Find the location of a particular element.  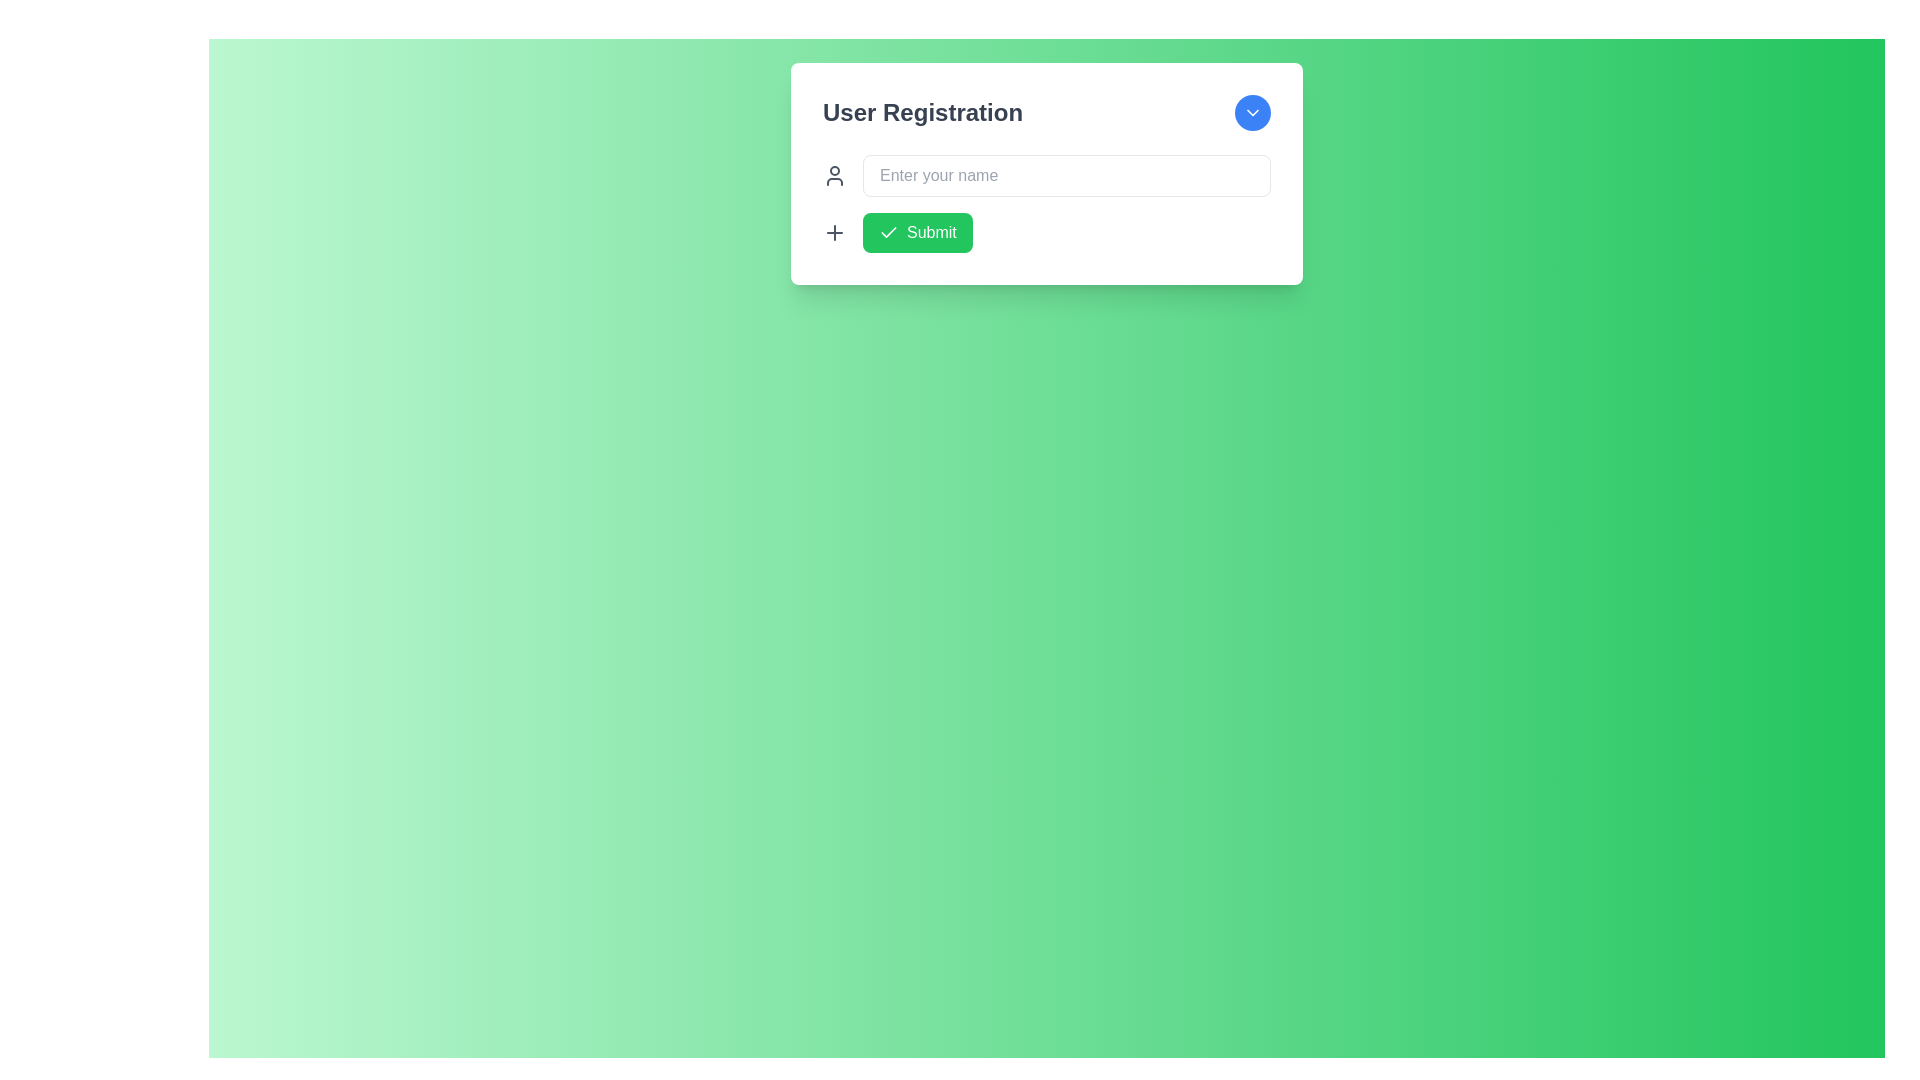

the blue circular button with a white downward-pointing chevron icon located at the top right corner of the 'User Registration' section is located at coordinates (1251, 112).